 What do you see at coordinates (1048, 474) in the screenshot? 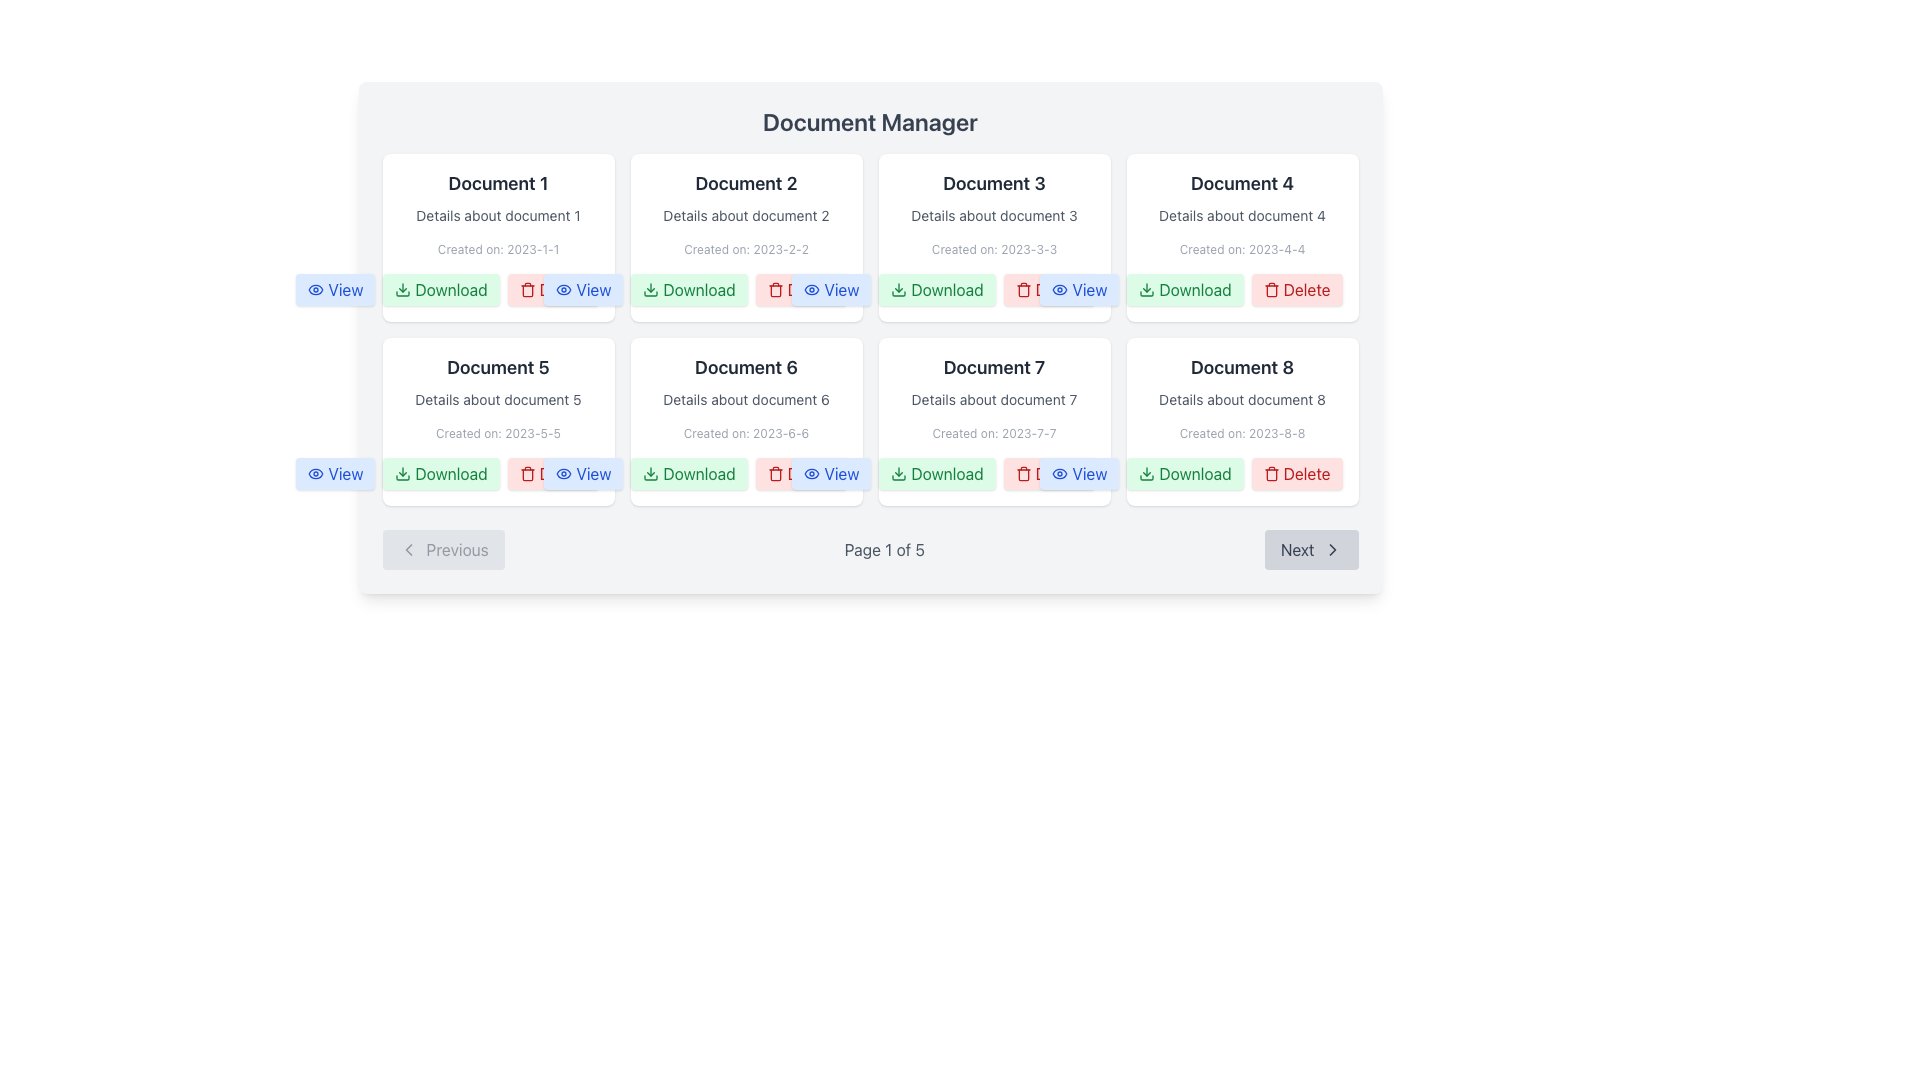
I see `the delete button for 'Document 7'` at bounding box center [1048, 474].